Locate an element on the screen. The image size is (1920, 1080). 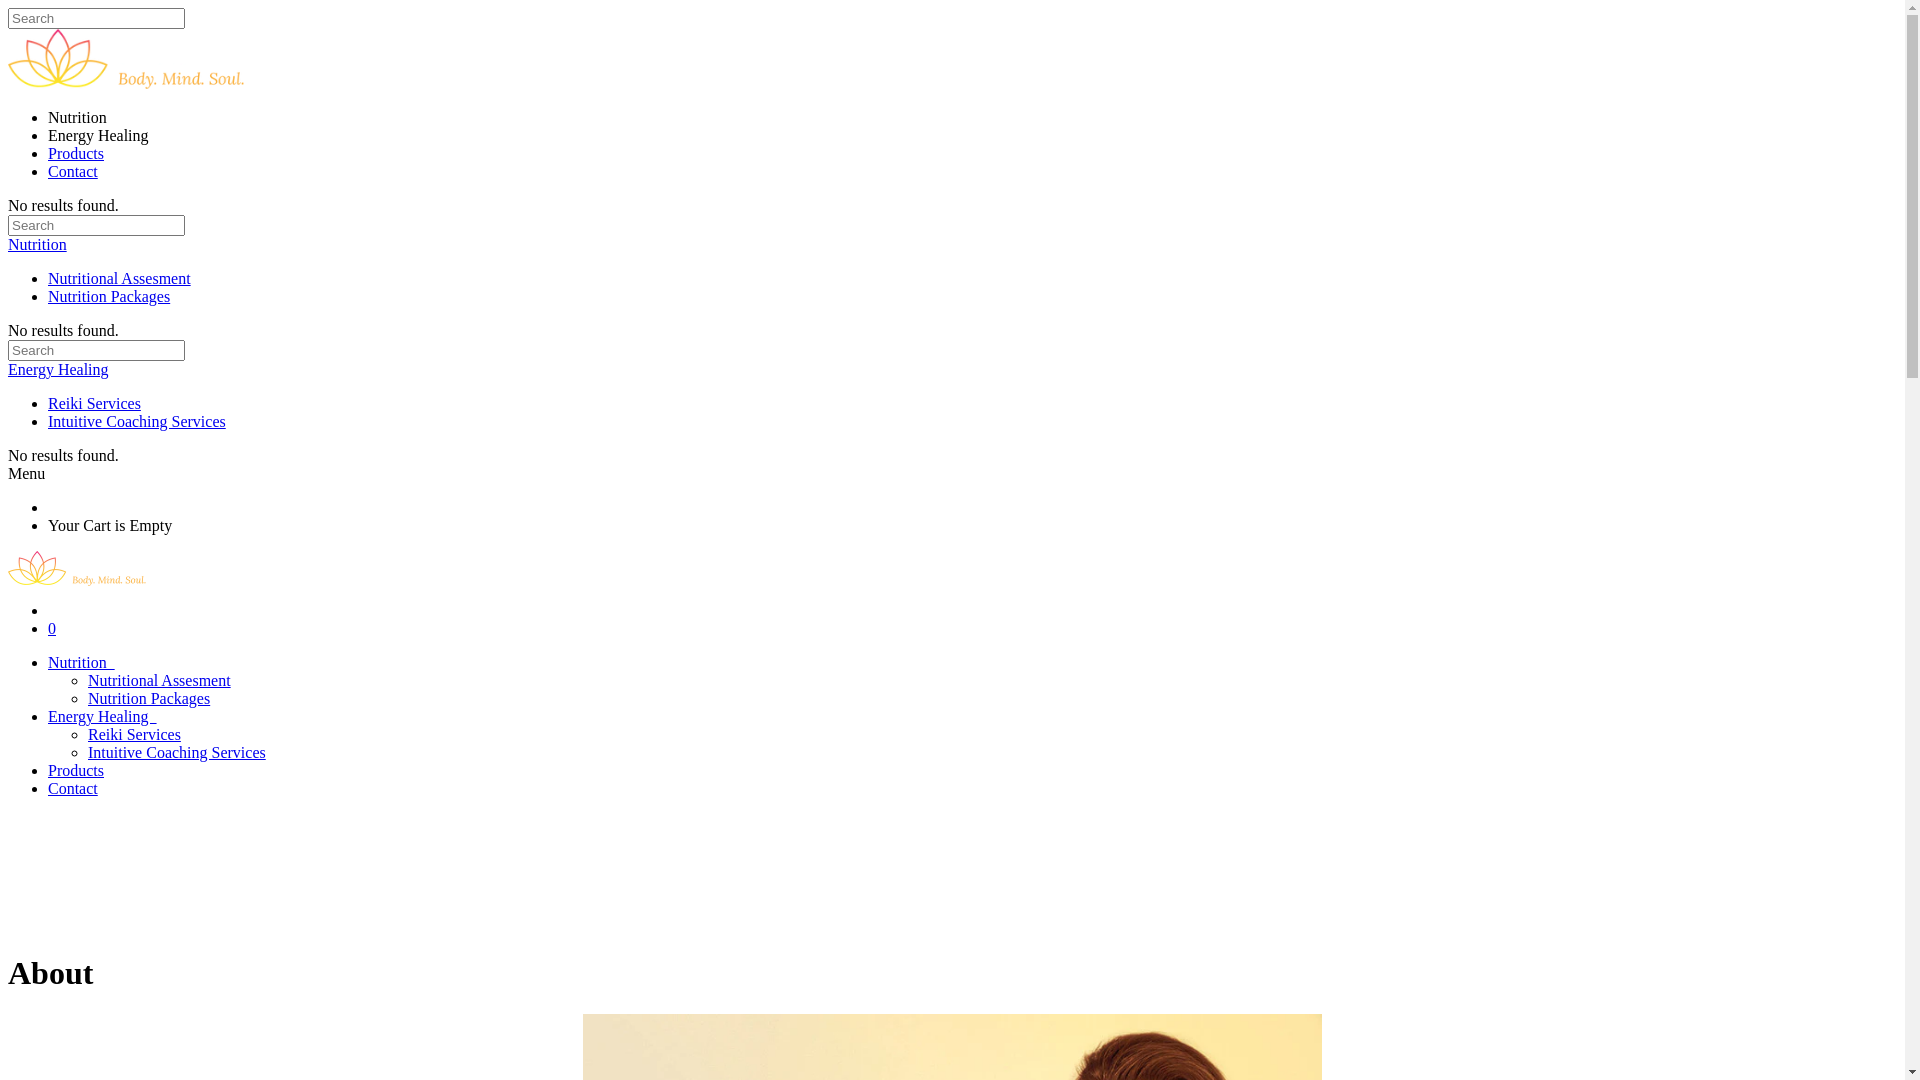
'Nutritional Assesment' is located at coordinates (118, 278).